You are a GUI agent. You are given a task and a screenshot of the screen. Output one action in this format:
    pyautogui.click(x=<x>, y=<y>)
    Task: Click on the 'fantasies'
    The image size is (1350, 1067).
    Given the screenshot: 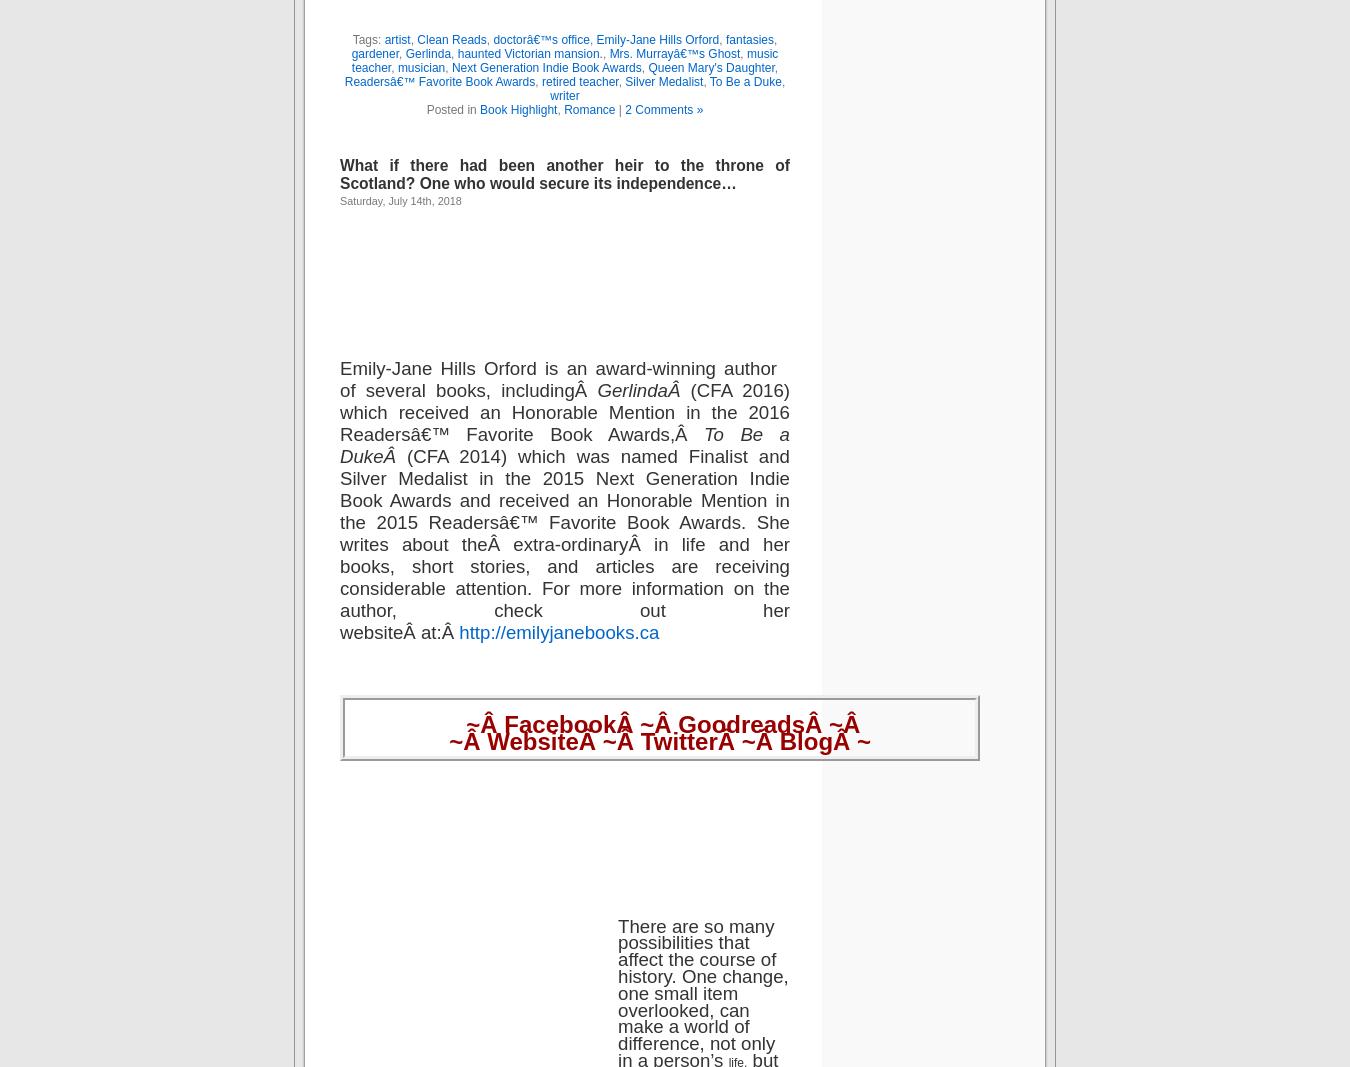 What is the action you would take?
    pyautogui.click(x=747, y=38)
    